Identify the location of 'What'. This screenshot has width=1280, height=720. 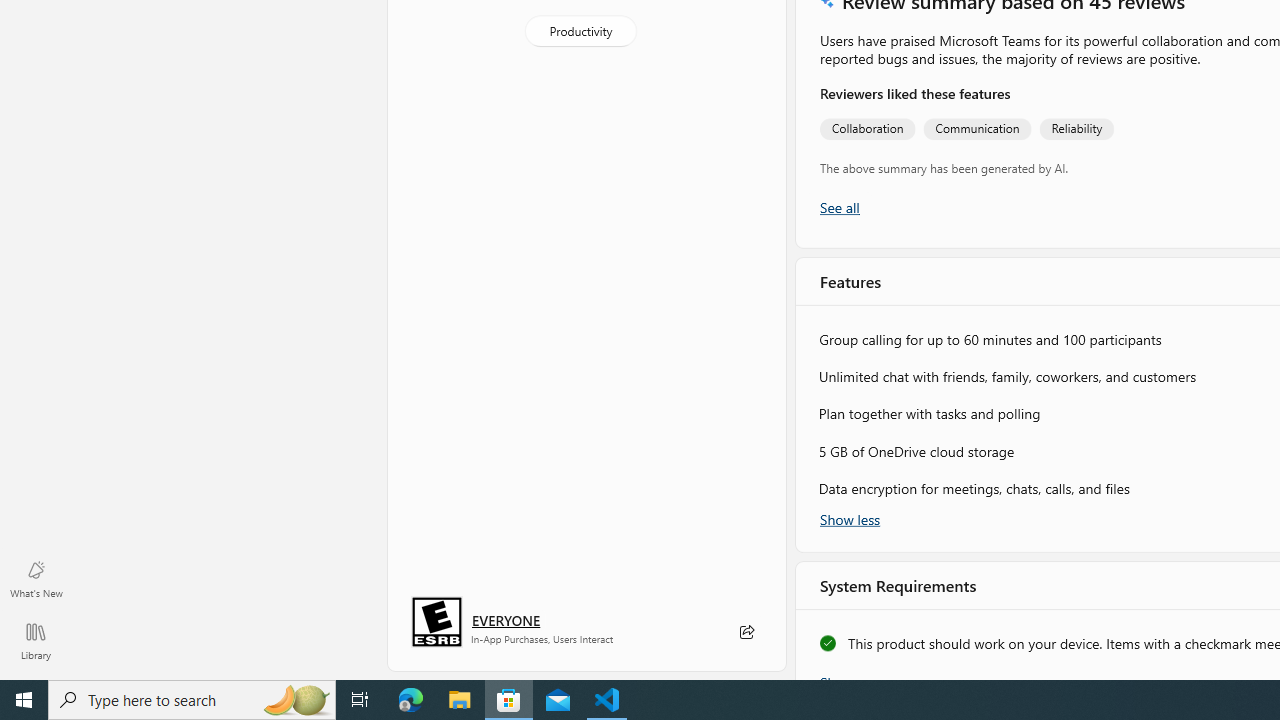
(35, 578).